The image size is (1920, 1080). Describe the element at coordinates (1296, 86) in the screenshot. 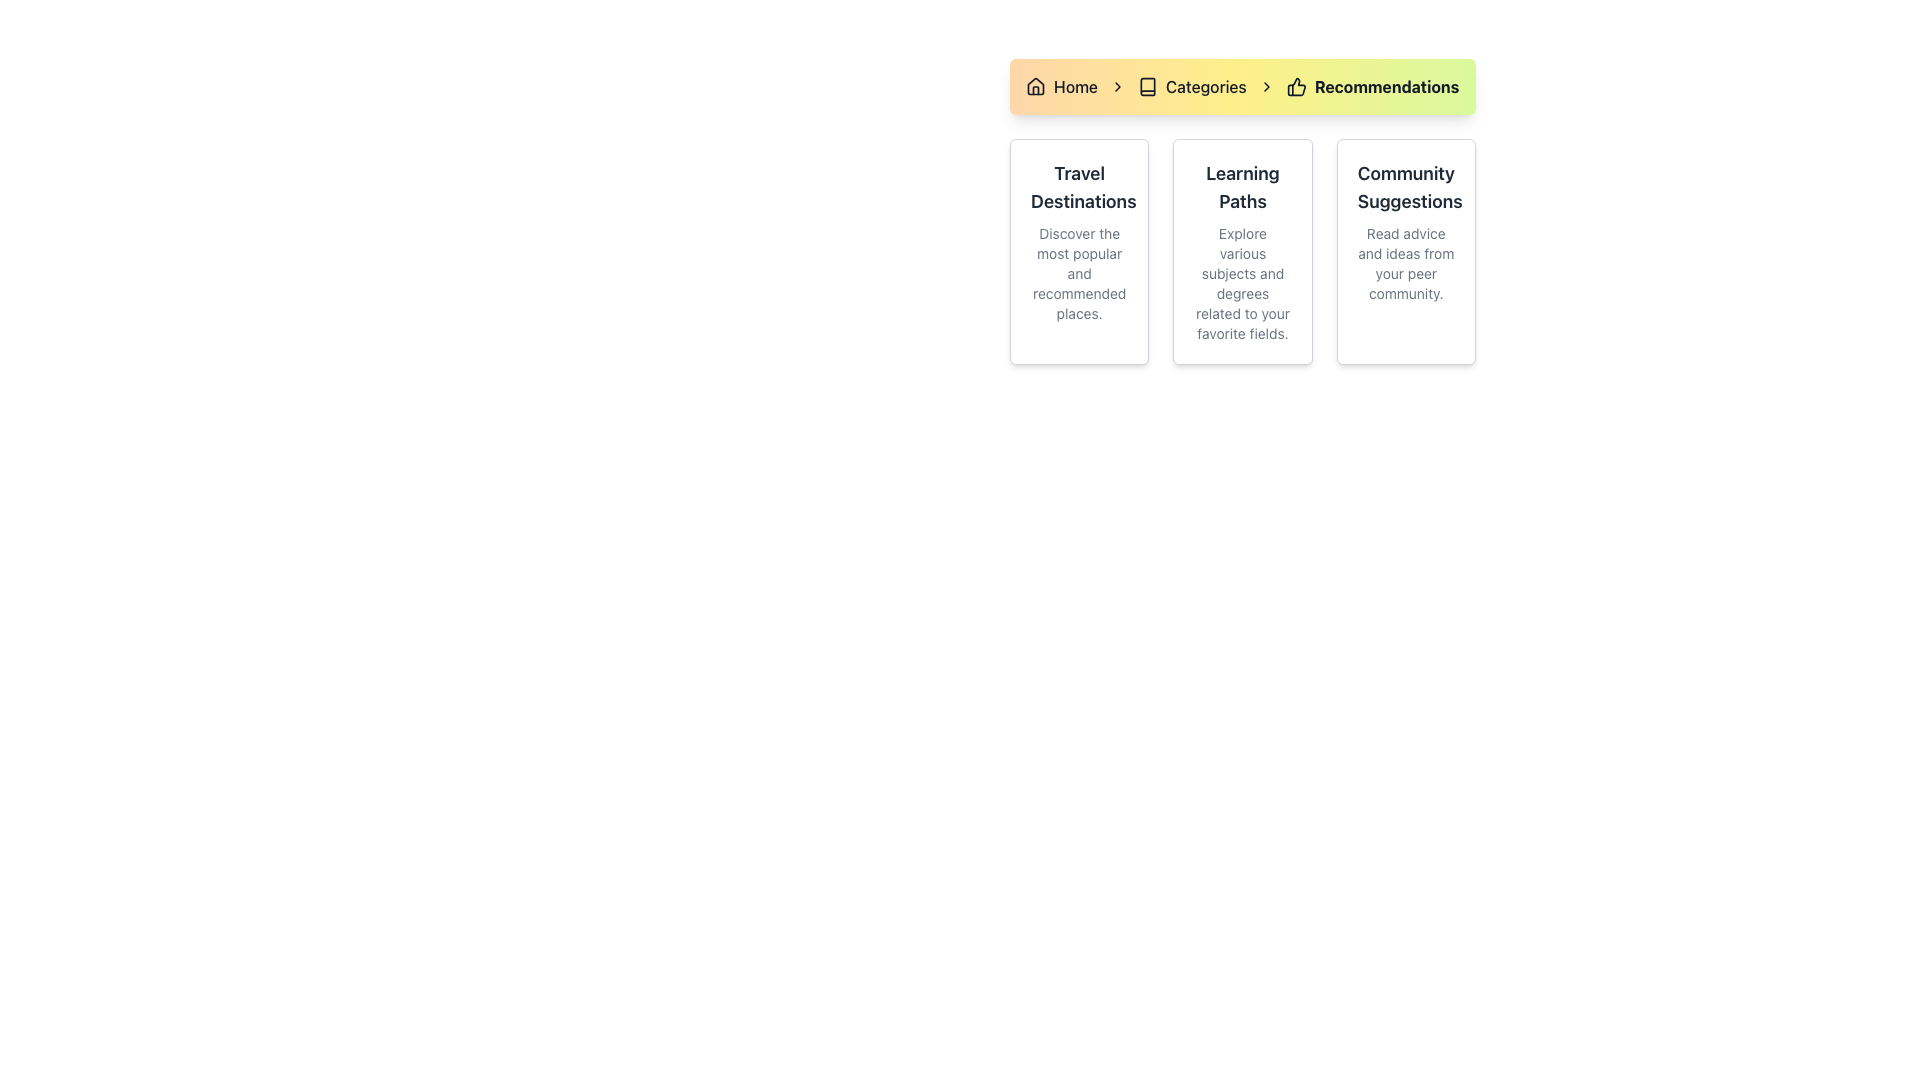

I see `the recommendations icon located to the left of the 'Recommendations' text in the breadcrumb navigation bar at the top of the interface` at that location.